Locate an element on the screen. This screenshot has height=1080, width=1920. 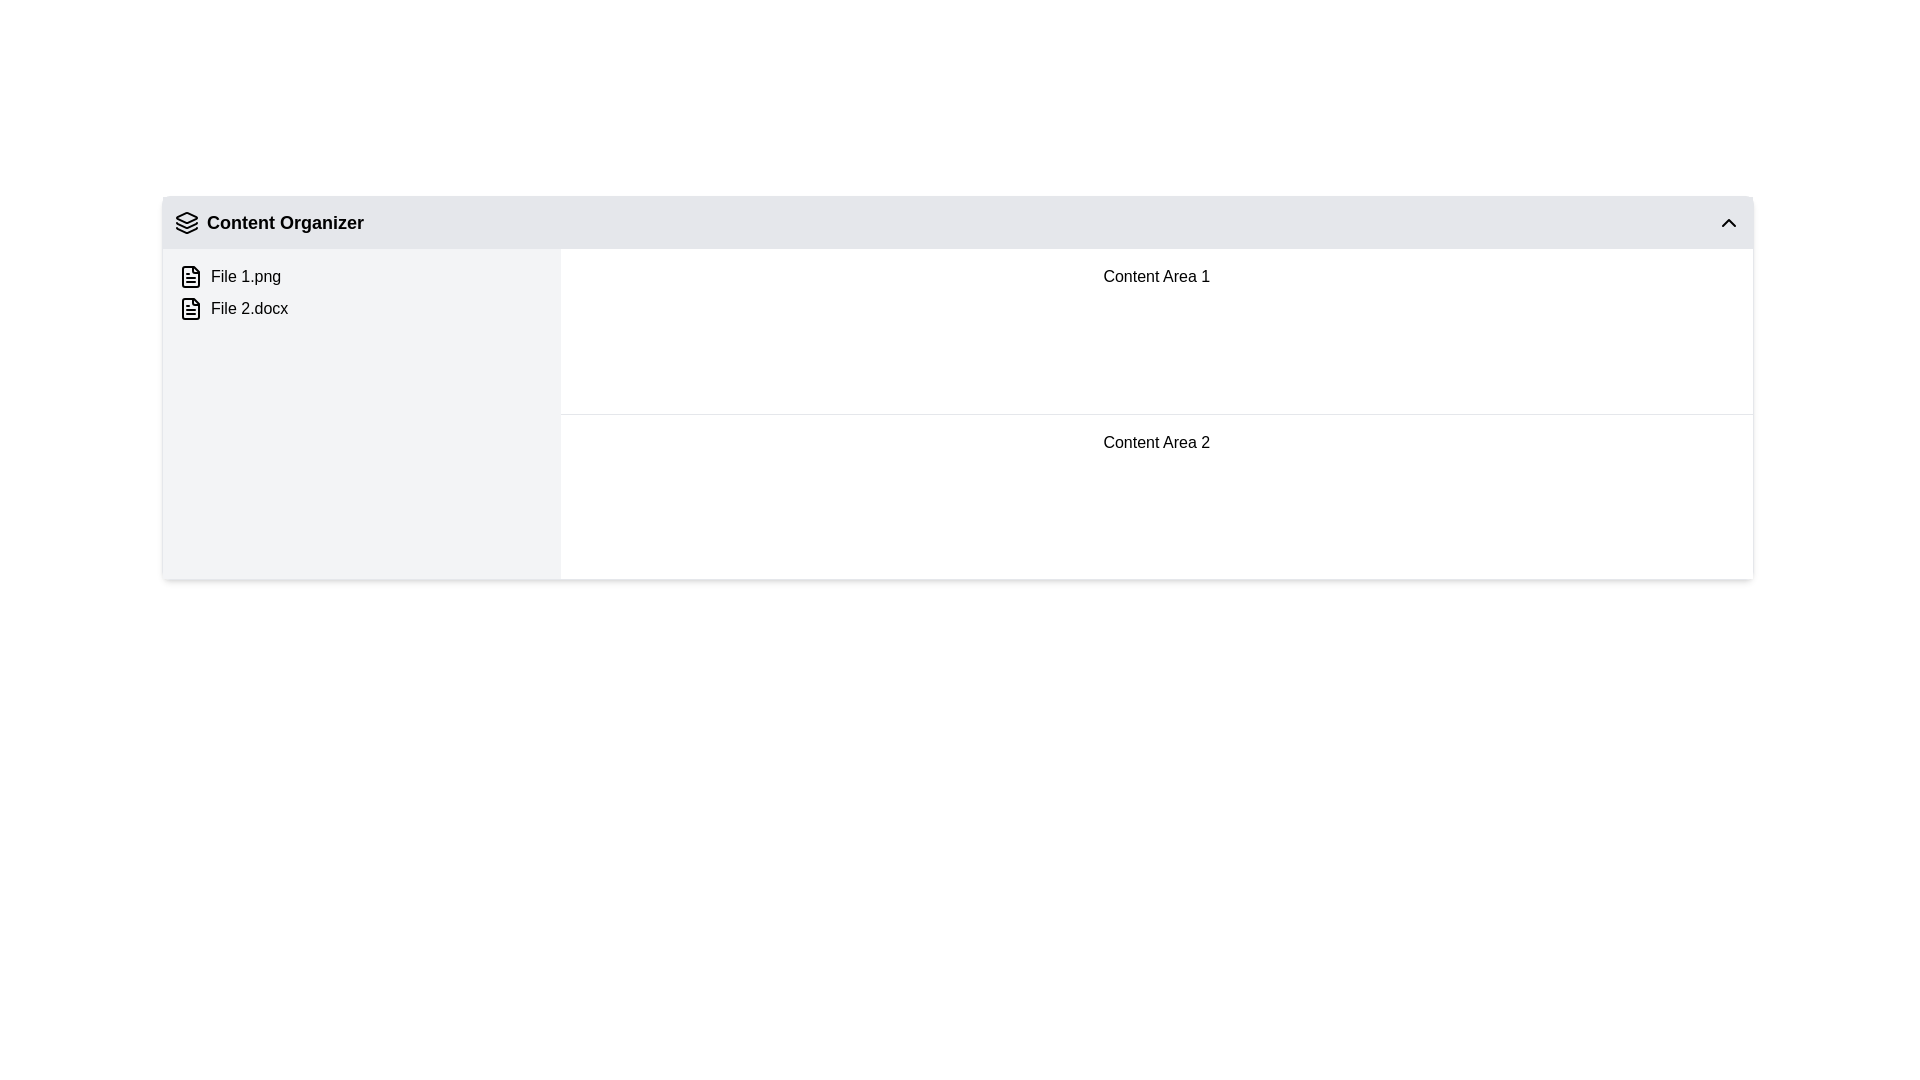
the document icon that resembles a file, located to the left of the text 'File 2.docx' in the 'Content Organizer' section is located at coordinates (191, 308).